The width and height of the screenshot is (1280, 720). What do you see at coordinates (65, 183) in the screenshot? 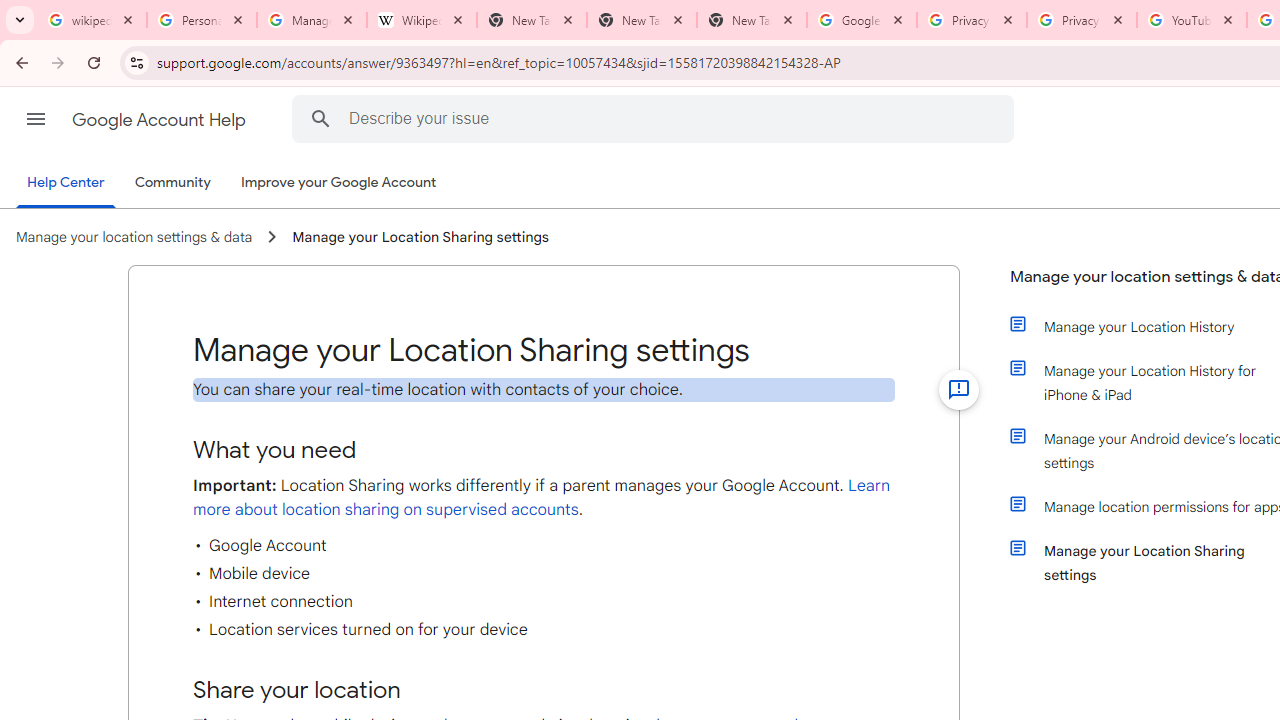
I see `'Help Center'` at bounding box center [65, 183].